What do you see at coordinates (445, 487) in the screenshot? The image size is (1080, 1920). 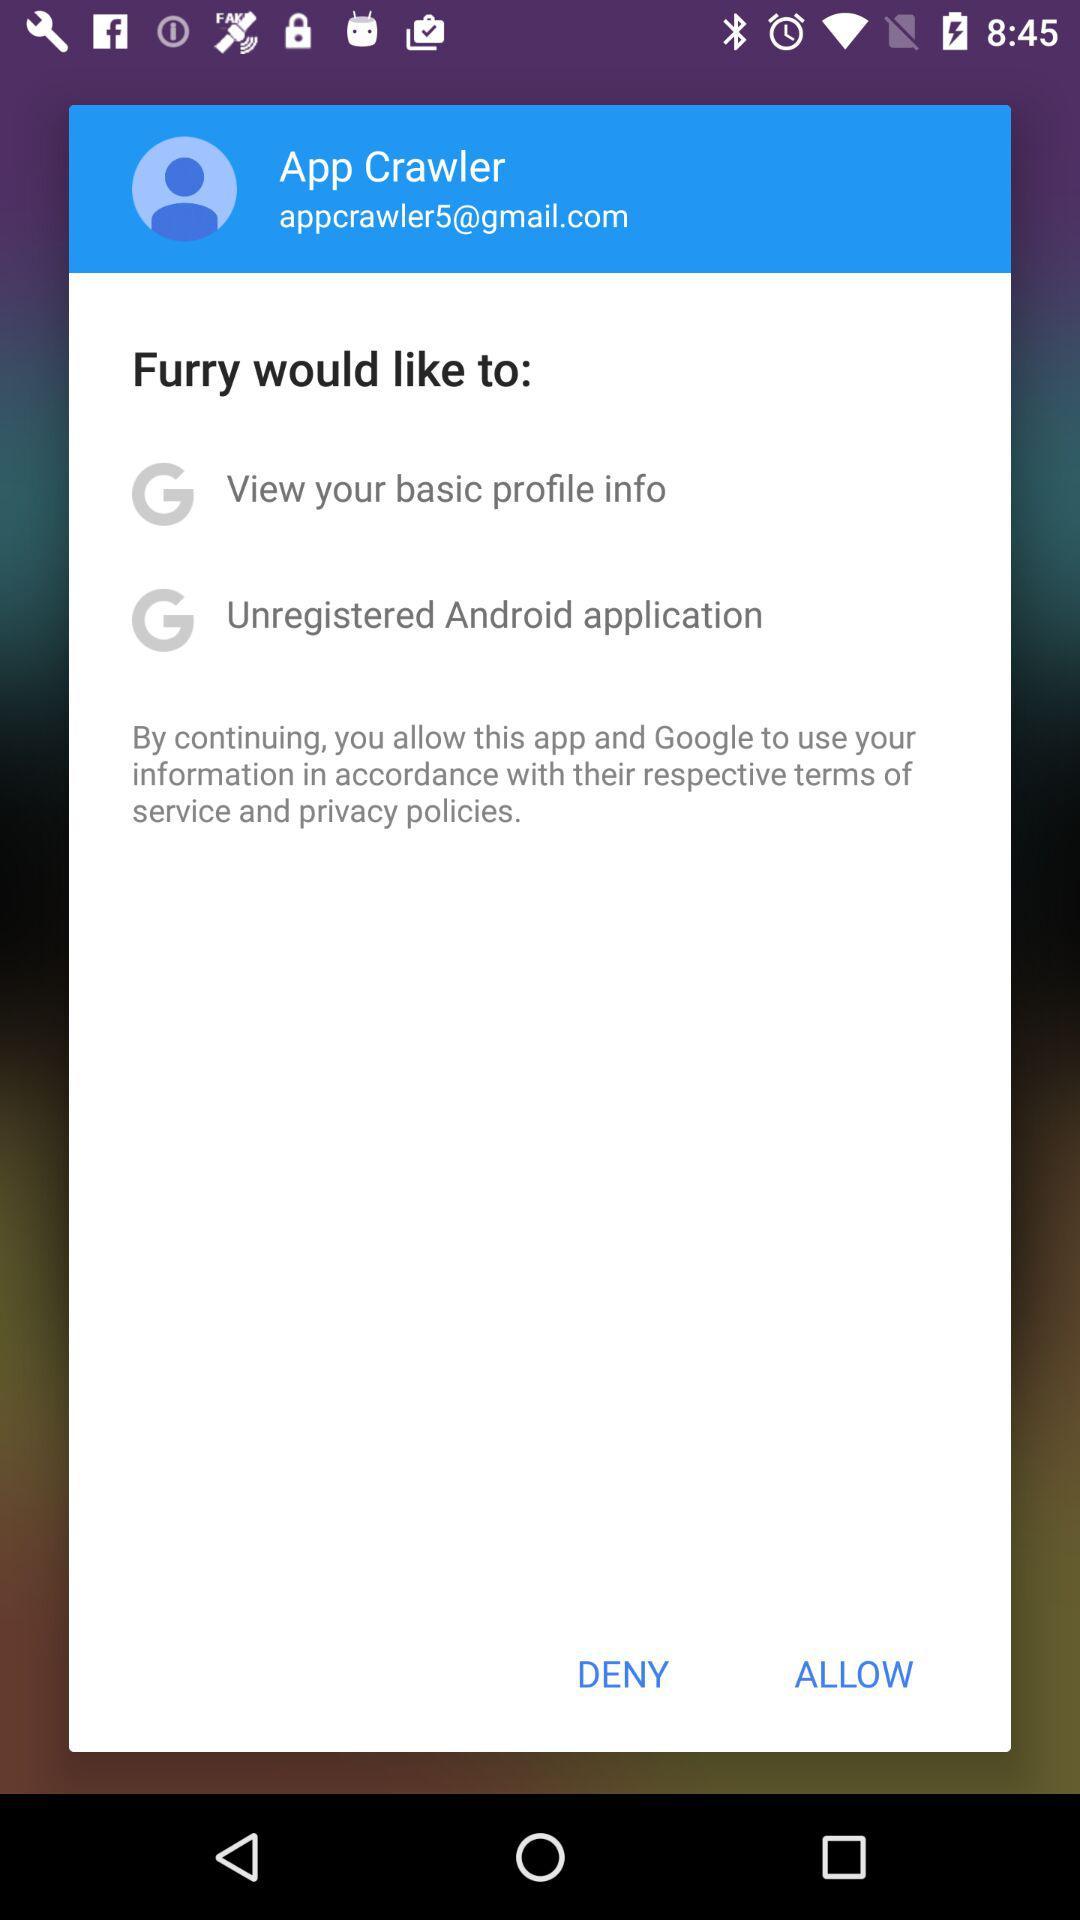 I see `view your basic item` at bounding box center [445, 487].